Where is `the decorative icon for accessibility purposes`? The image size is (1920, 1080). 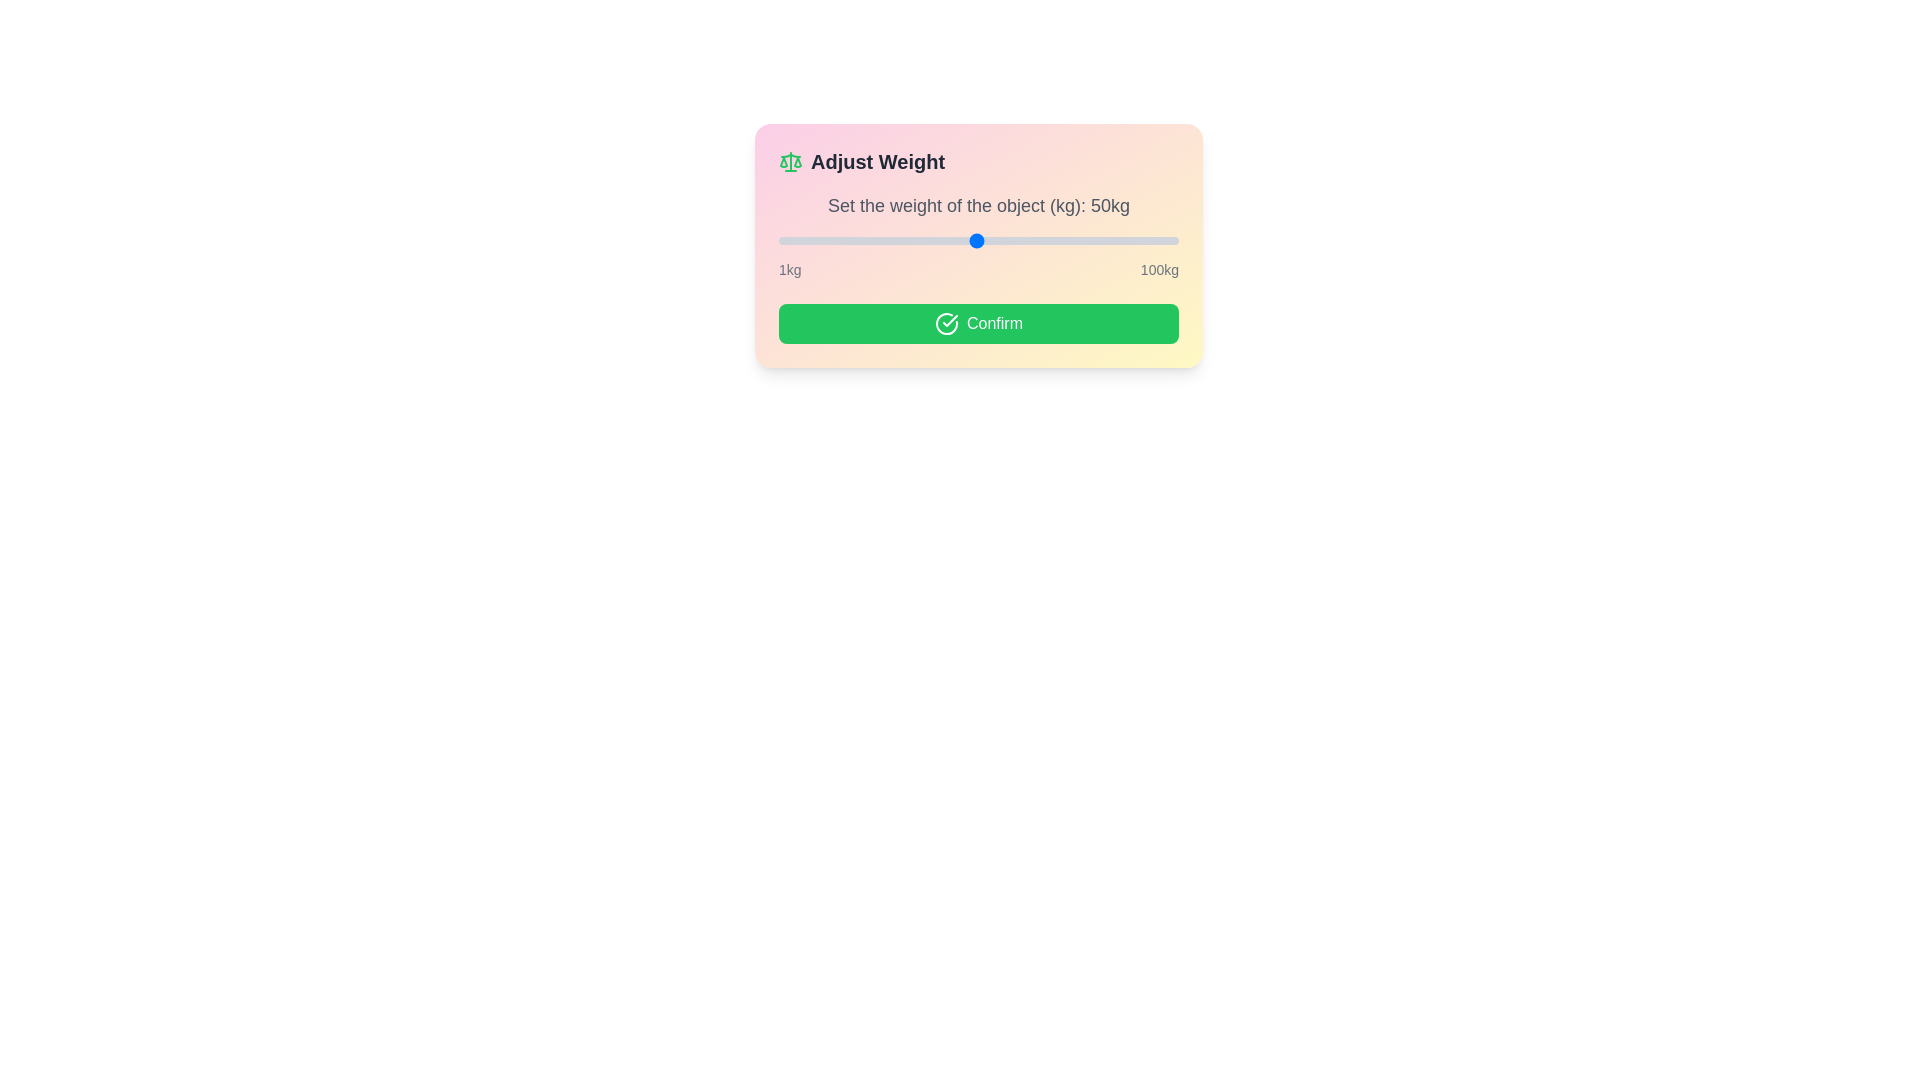
the decorative icon for accessibility purposes is located at coordinates (790, 161).